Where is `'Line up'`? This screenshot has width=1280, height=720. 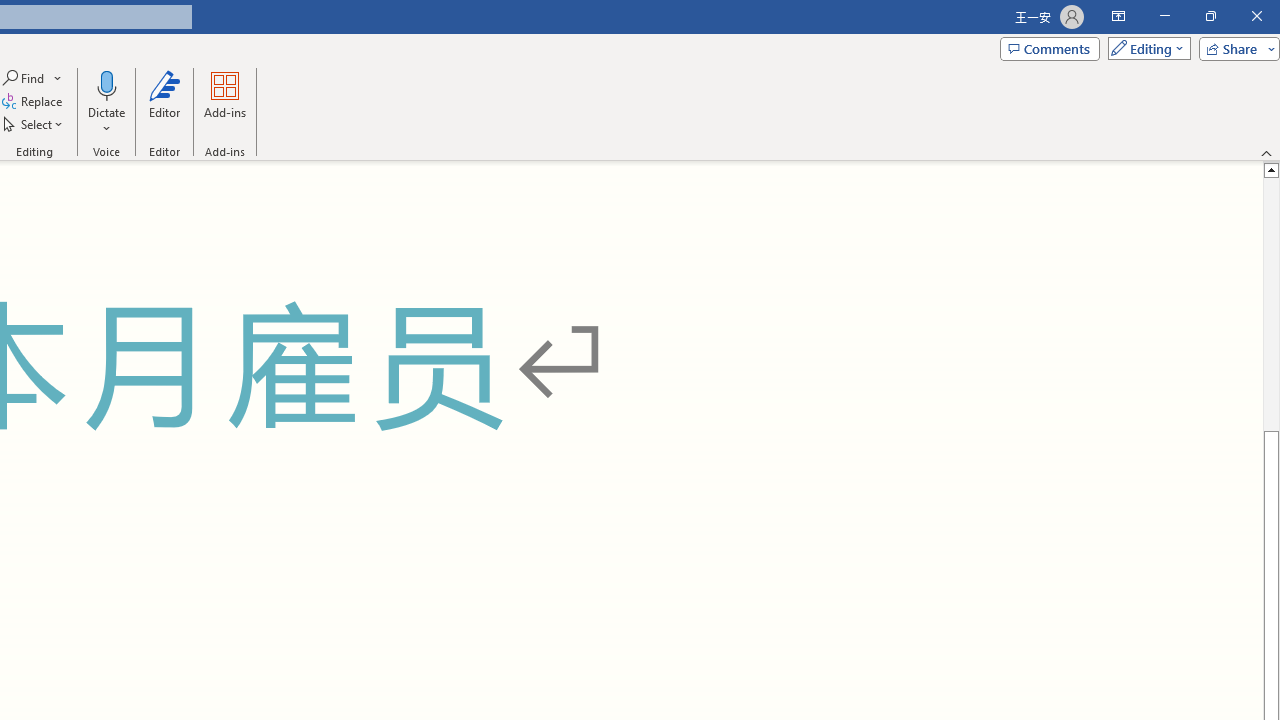 'Line up' is located at coordinates (1270, 168).